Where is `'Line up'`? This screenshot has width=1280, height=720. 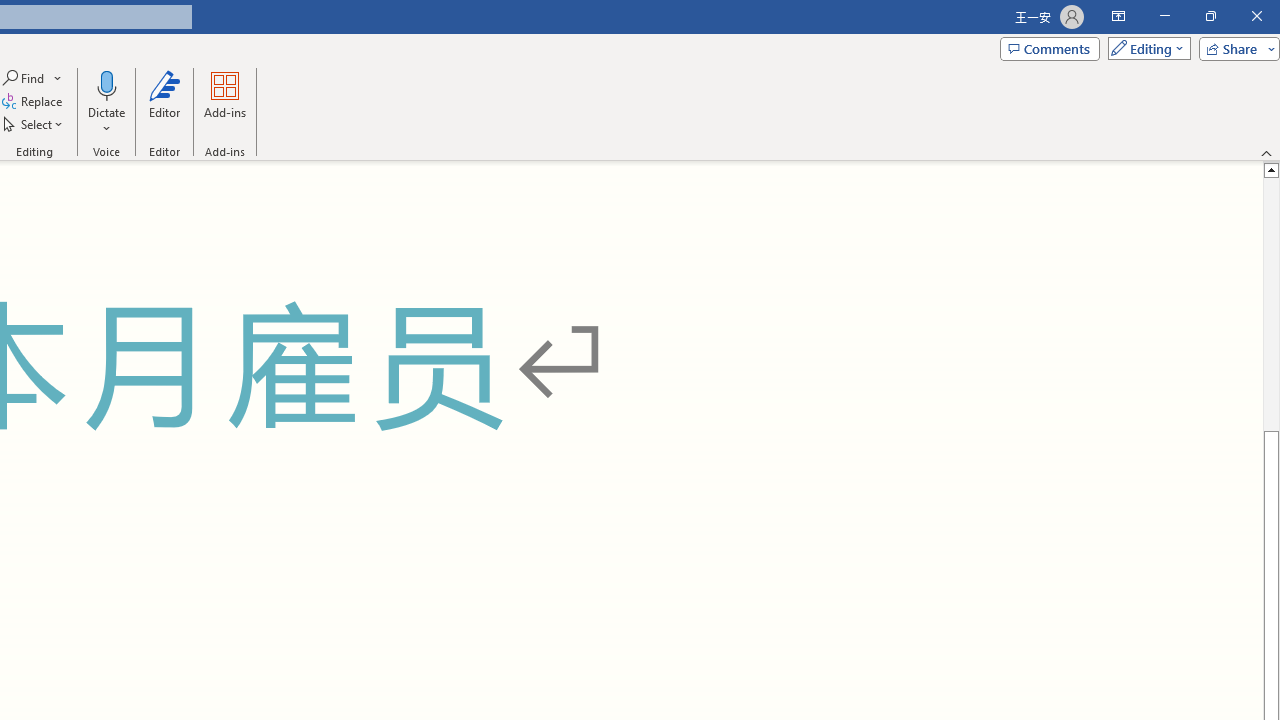 'Line up' is located at coordinates (1270, 168).